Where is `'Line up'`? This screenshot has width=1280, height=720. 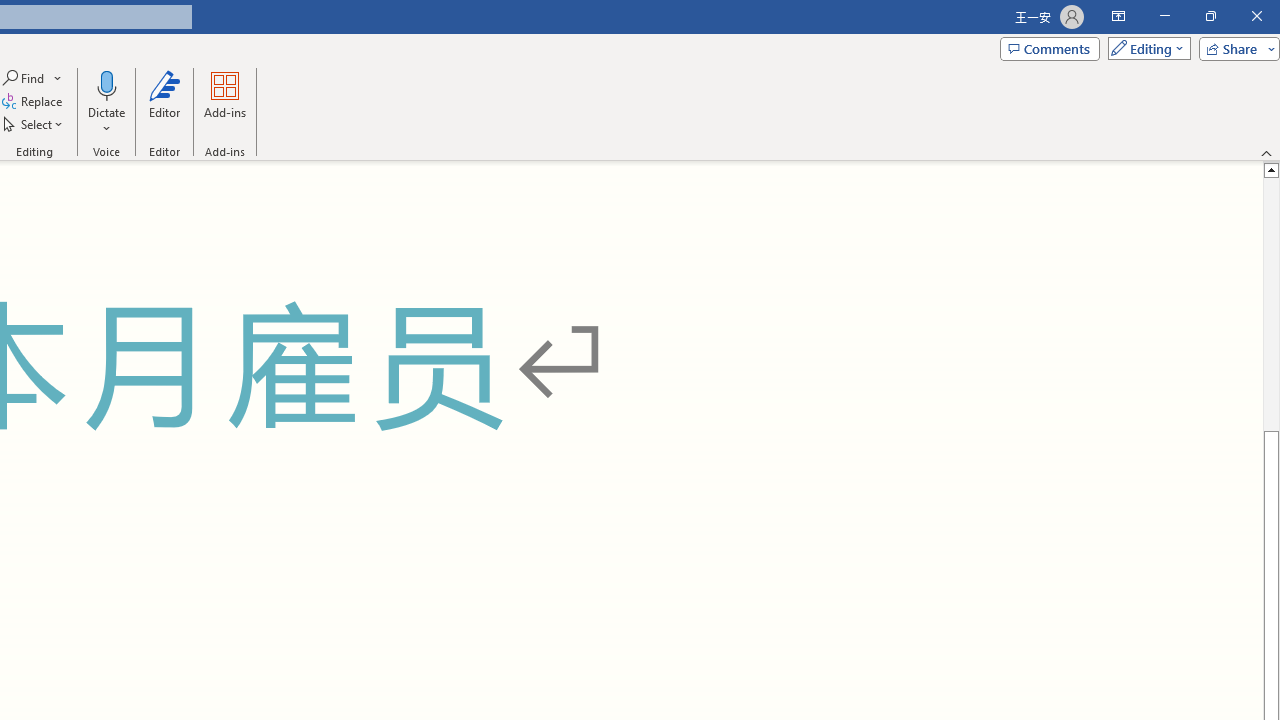 'Line up' is located at coordinates (1270, 168).